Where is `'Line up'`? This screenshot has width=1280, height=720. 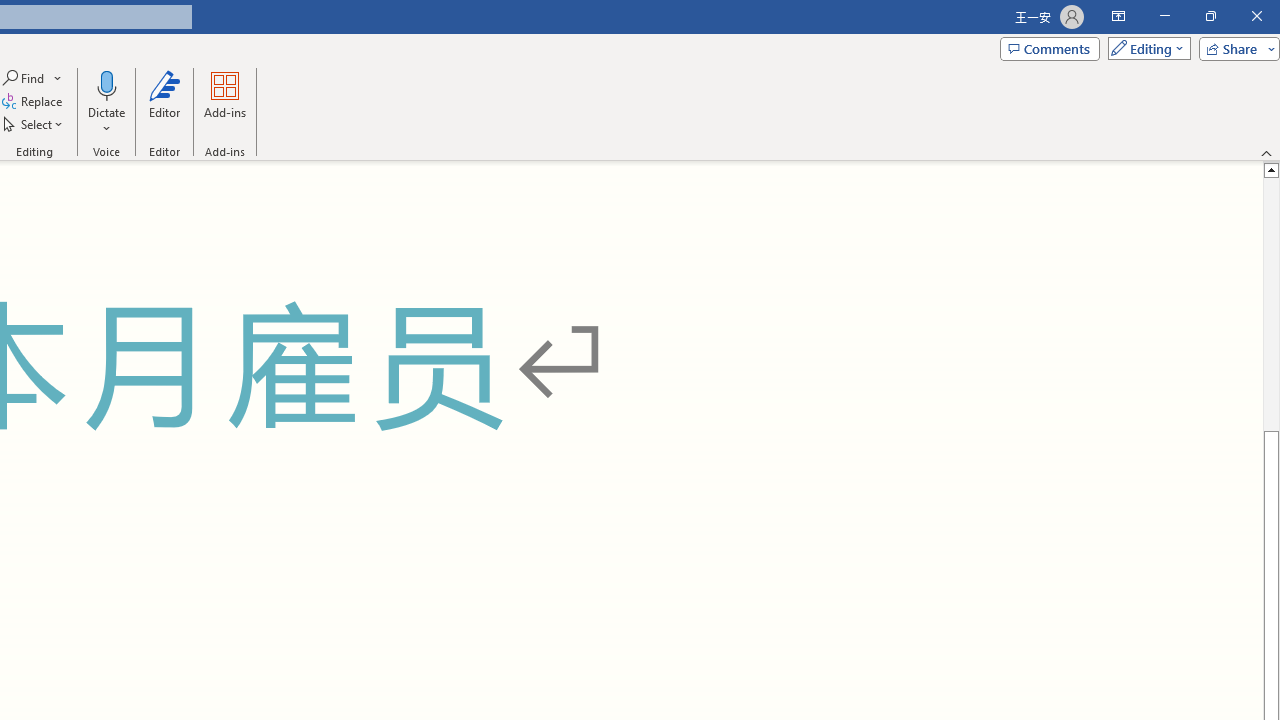 'Line up' is located at coordinates (1270, 168).